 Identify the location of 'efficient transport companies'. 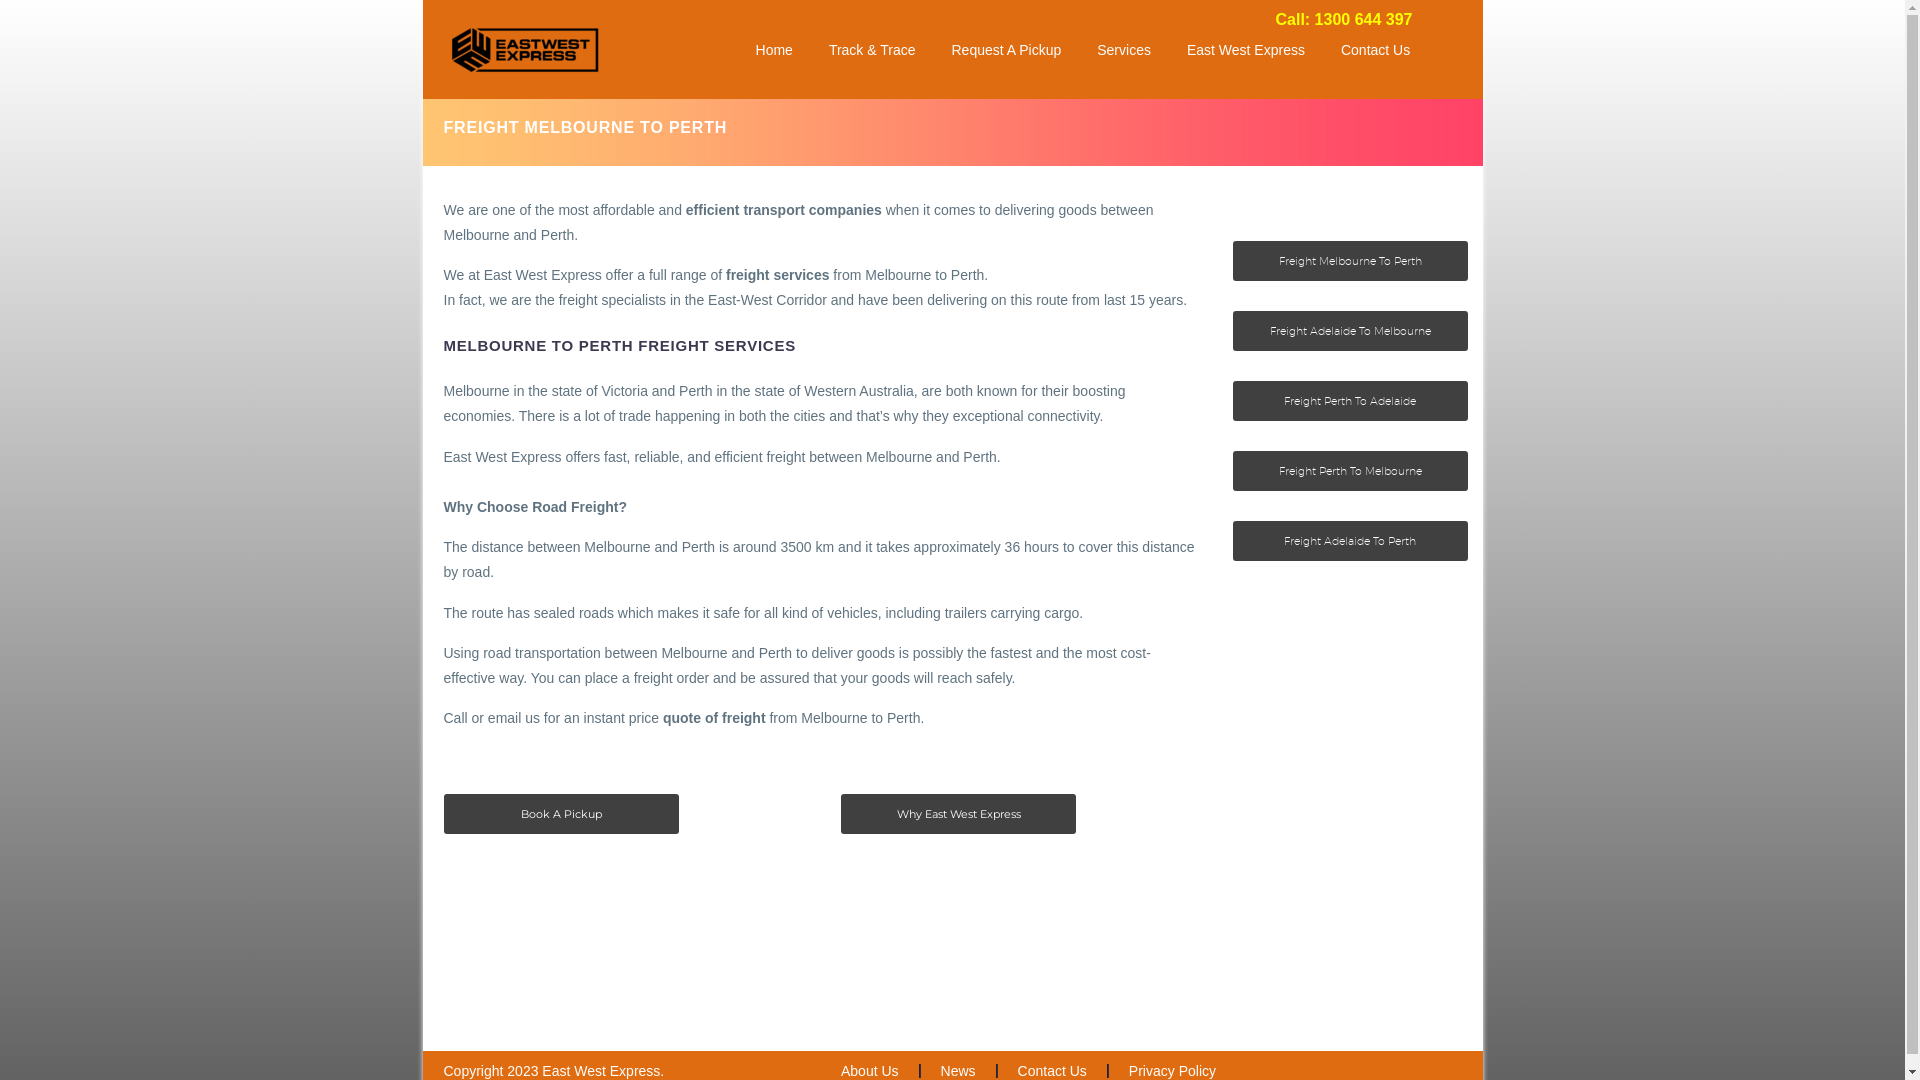
(782, 209).